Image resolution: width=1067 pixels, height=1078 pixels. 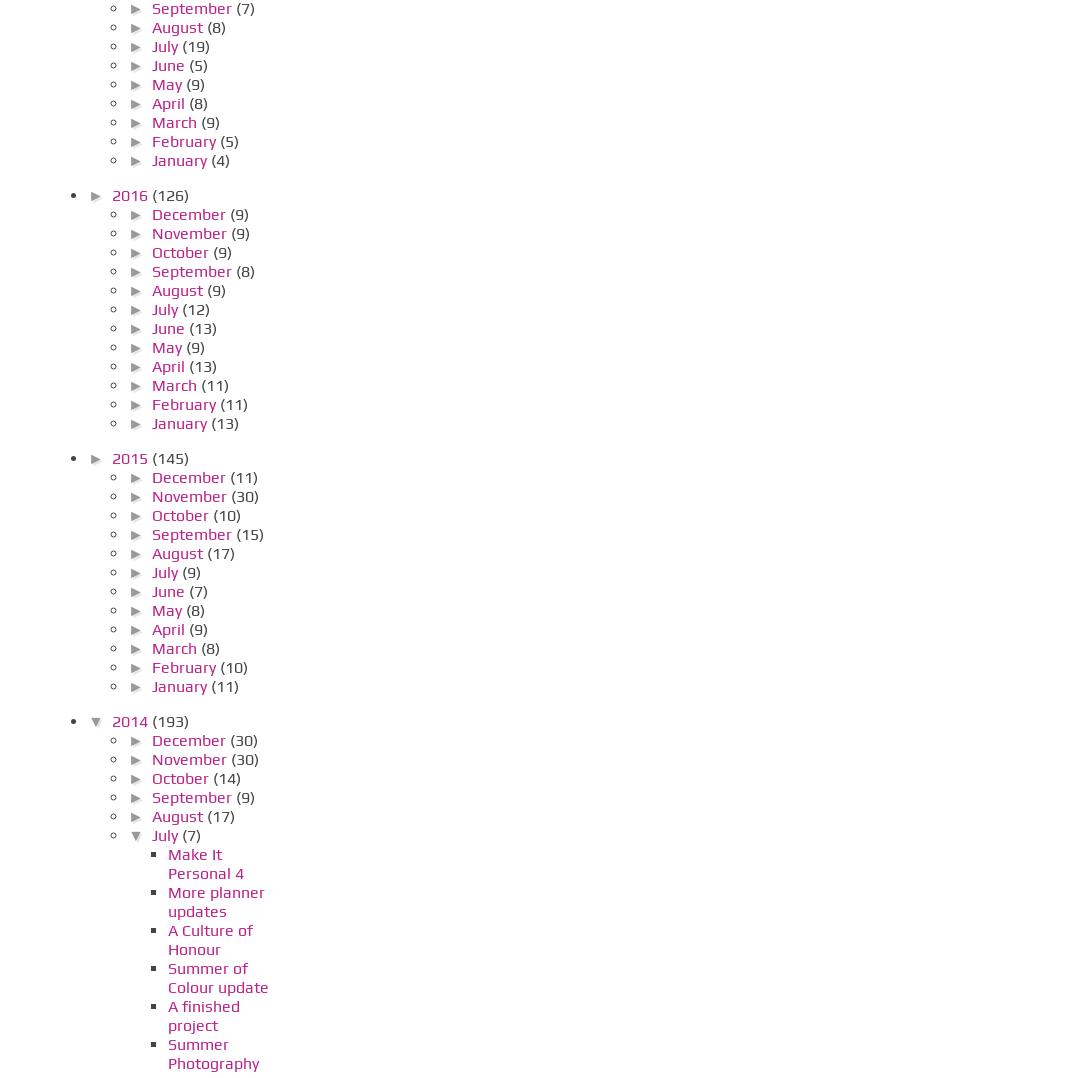 I want to click on 'More planner updates', so click(x=216, y=901).